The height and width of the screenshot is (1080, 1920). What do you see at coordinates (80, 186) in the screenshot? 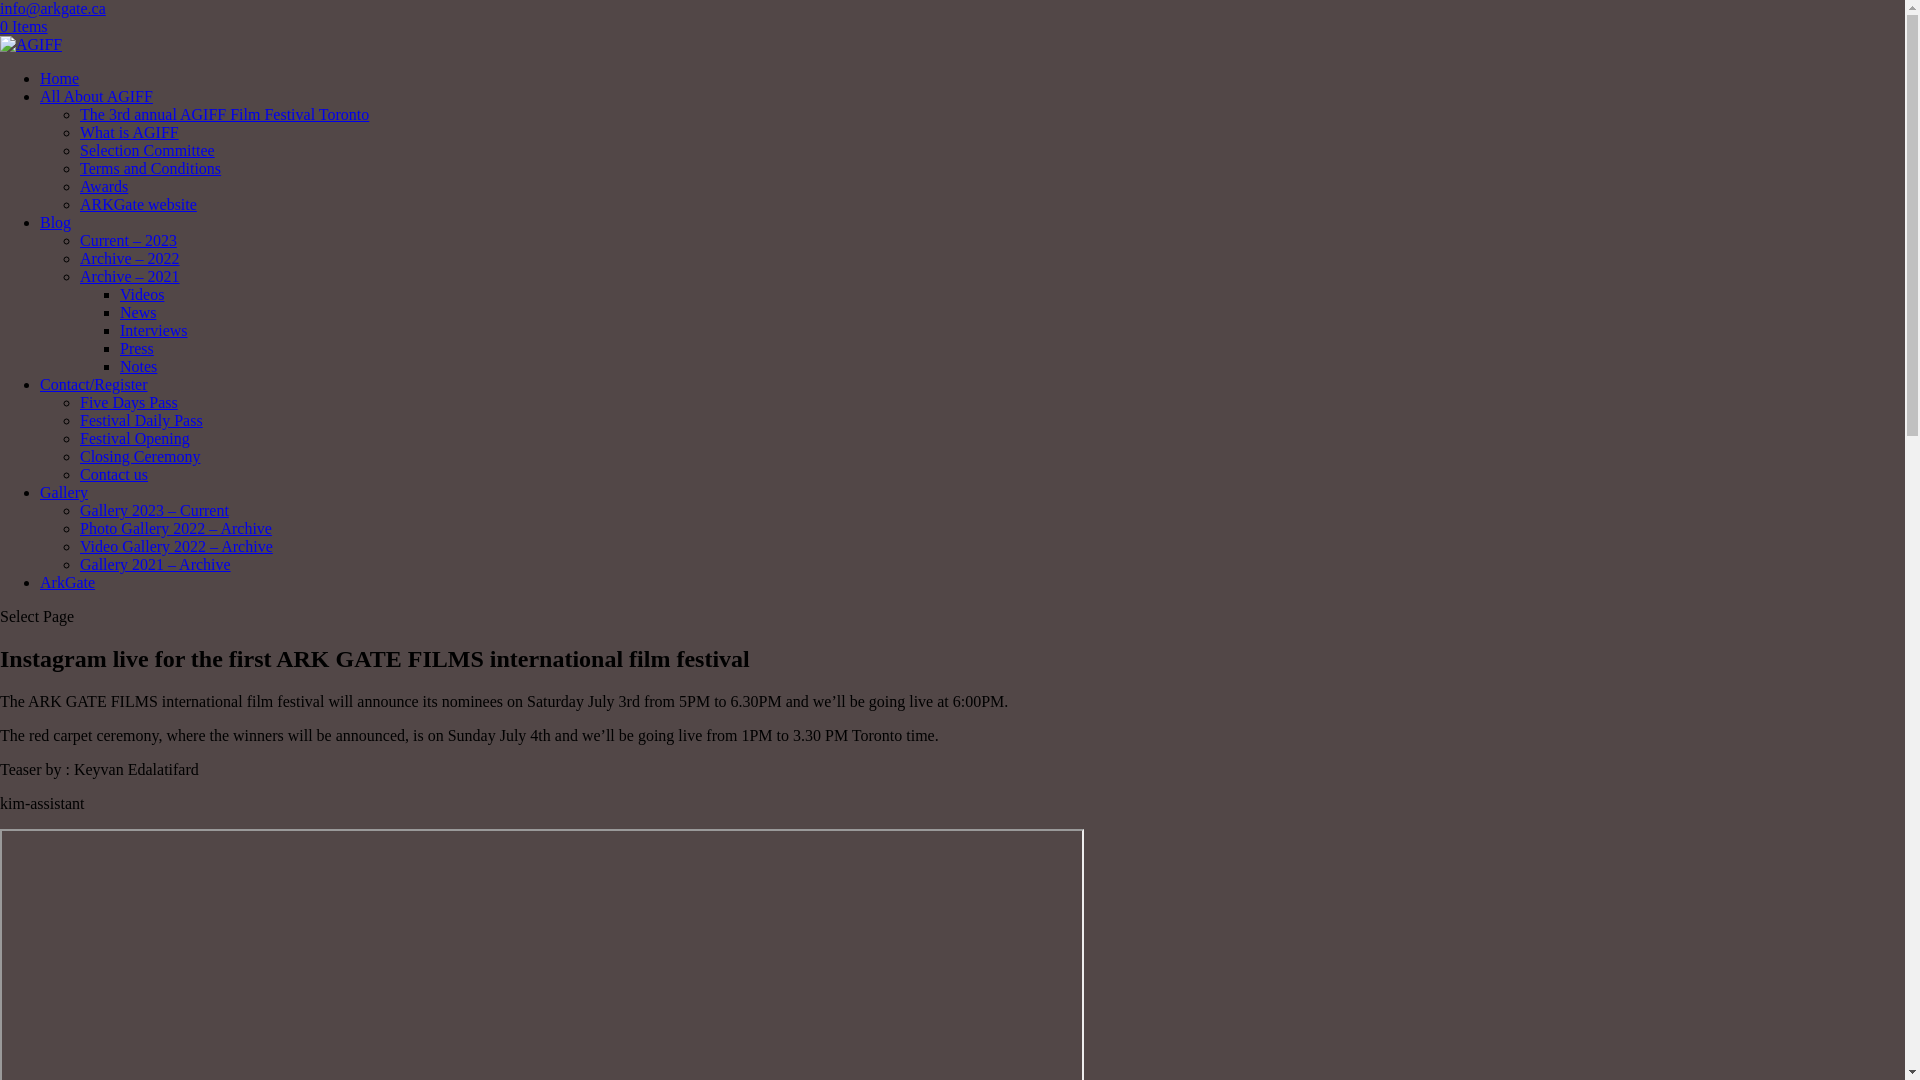
I see `'Awards'` at bounding box center [80, 186].